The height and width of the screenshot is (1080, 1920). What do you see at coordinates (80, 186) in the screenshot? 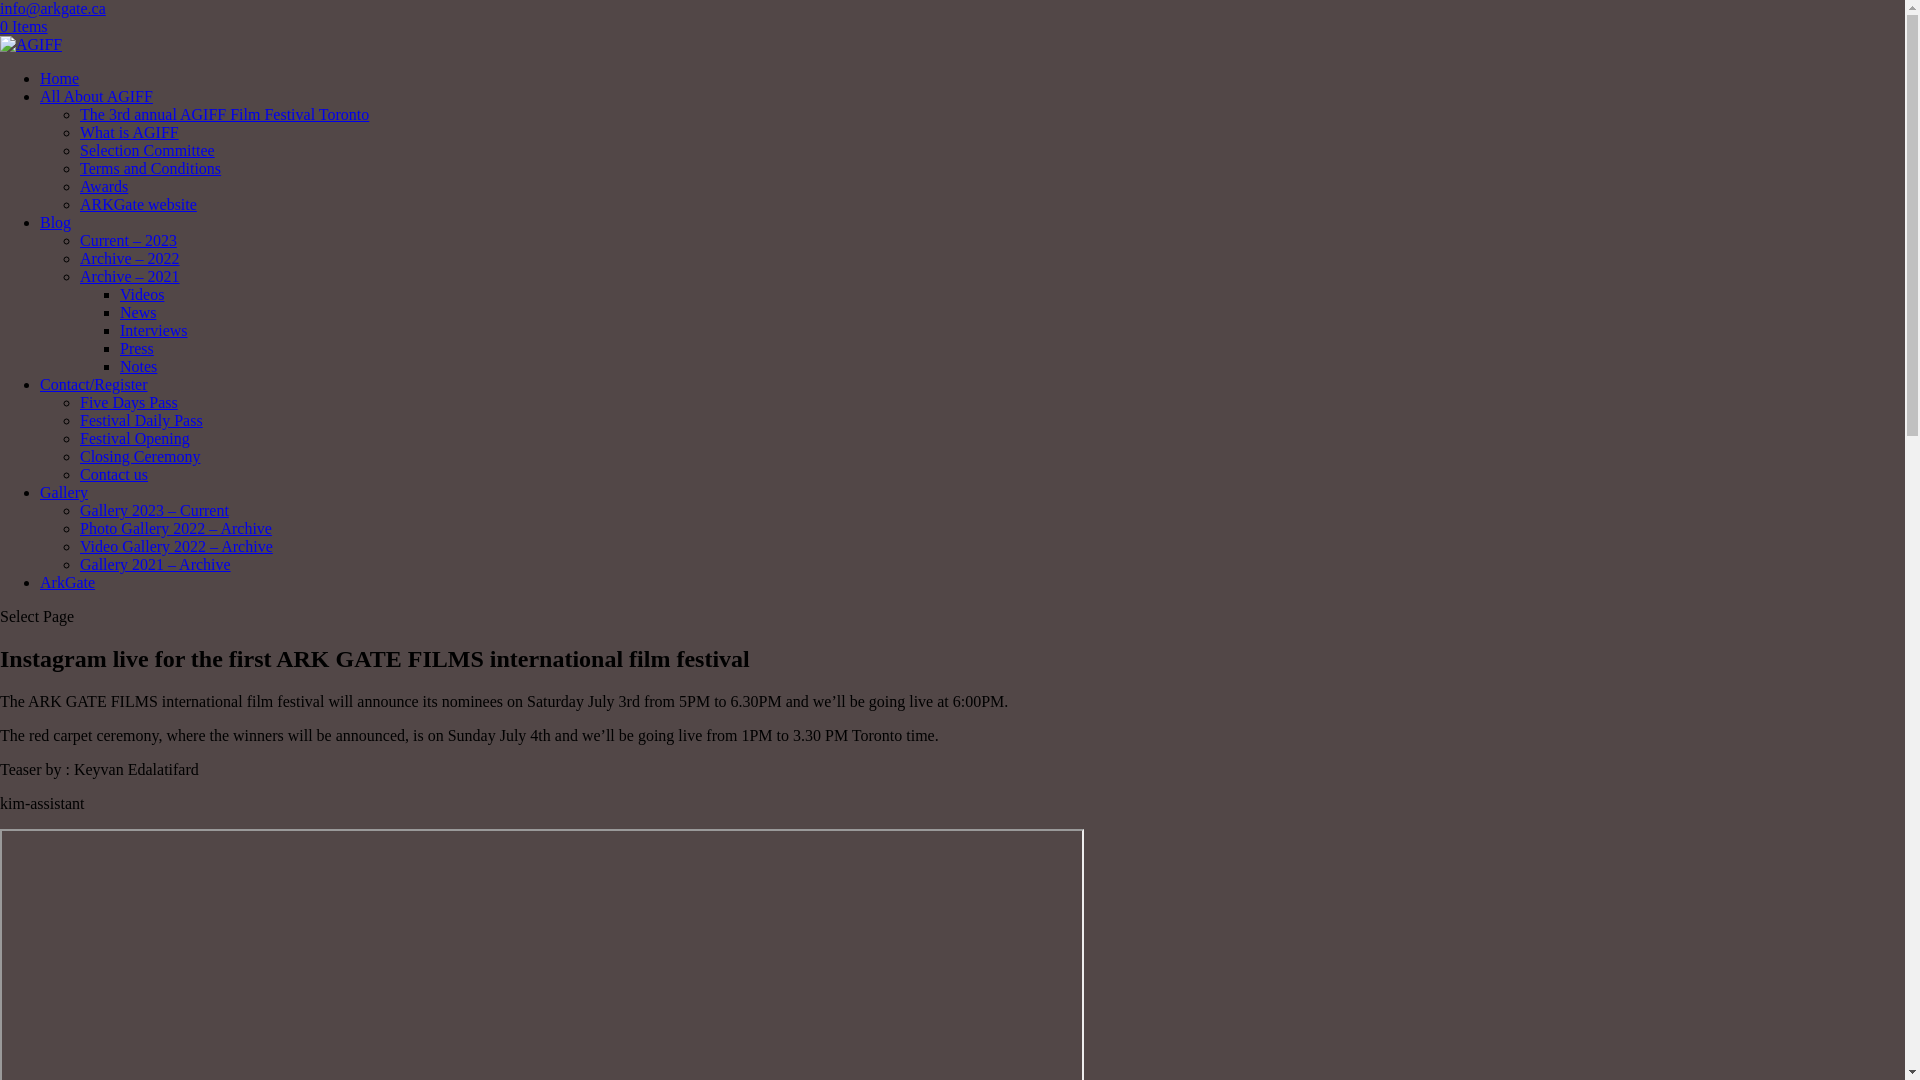
I see `'Awards'` at bounding box center [80, 186].